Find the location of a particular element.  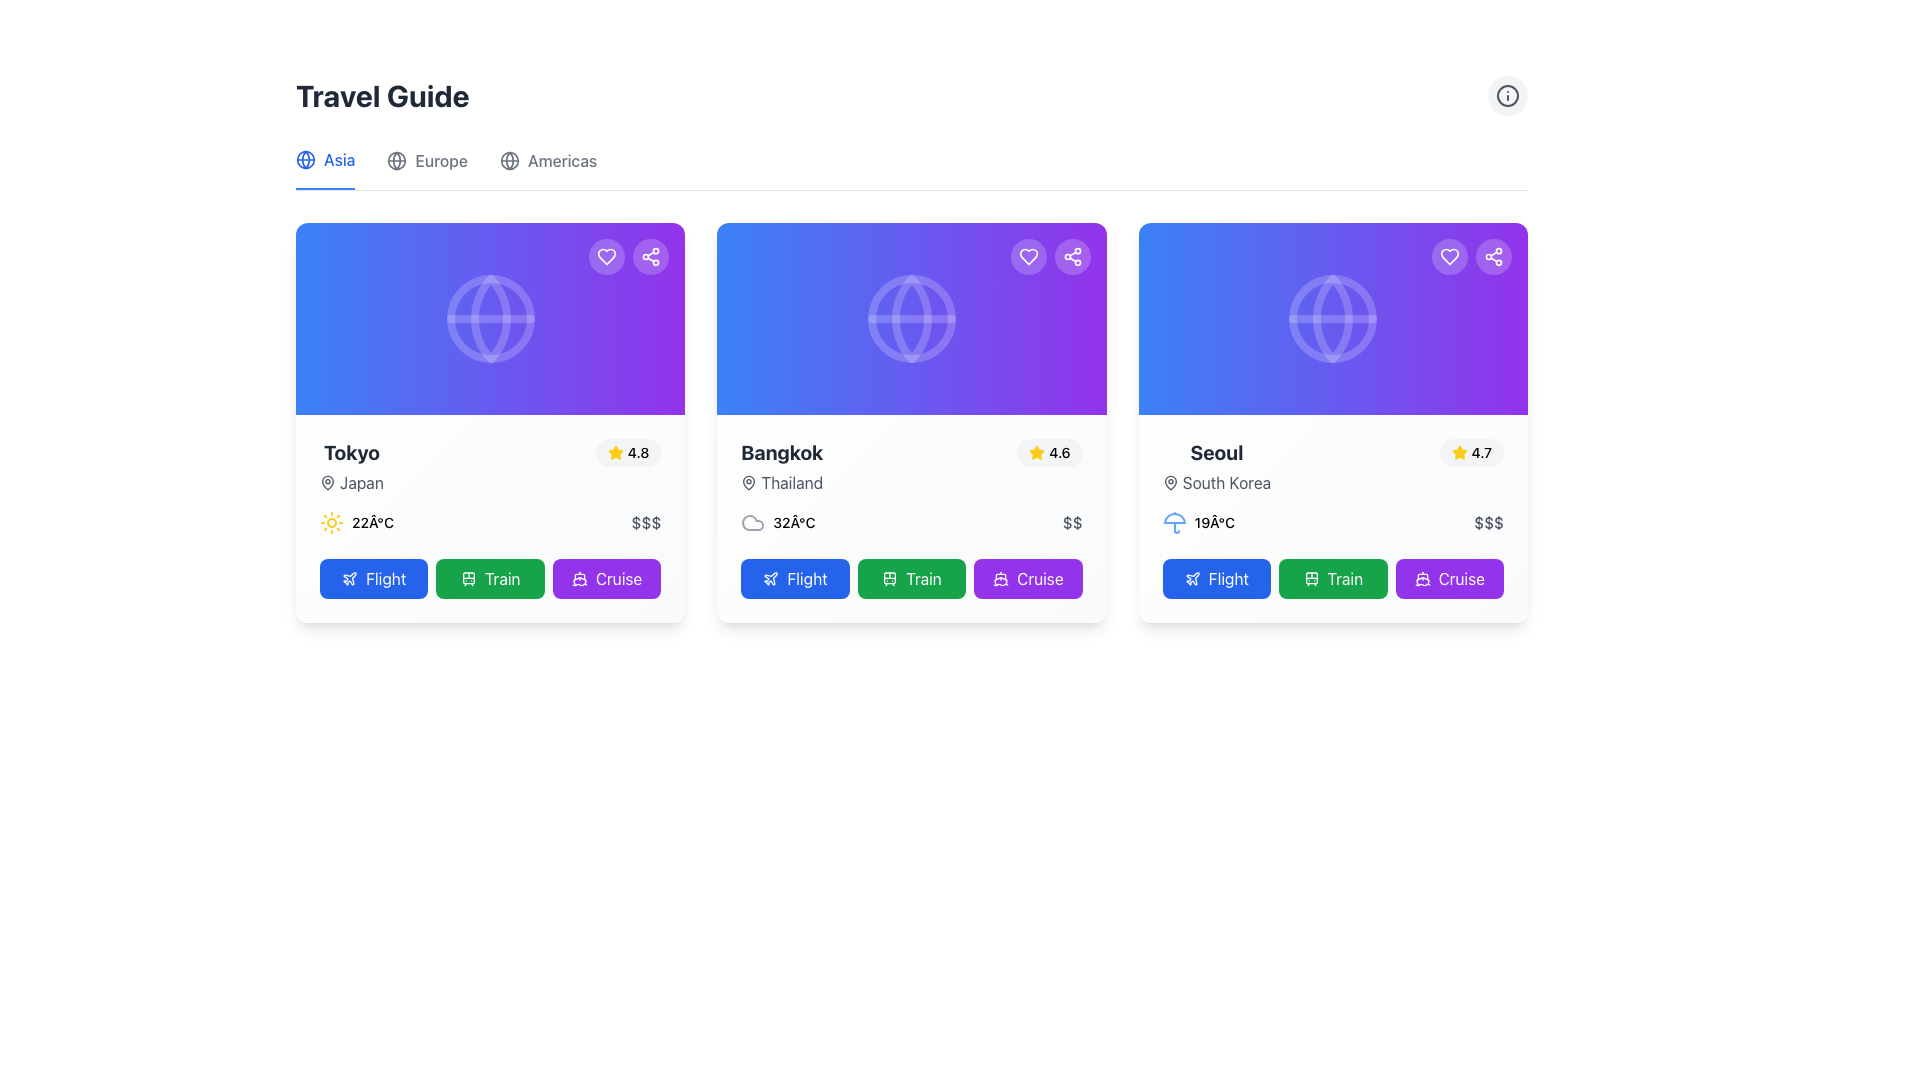

the map pin icon located to the left of the 'South Korea' text in the 'Seoul' section of the third card on the right is located at coordinates (1170, 482).